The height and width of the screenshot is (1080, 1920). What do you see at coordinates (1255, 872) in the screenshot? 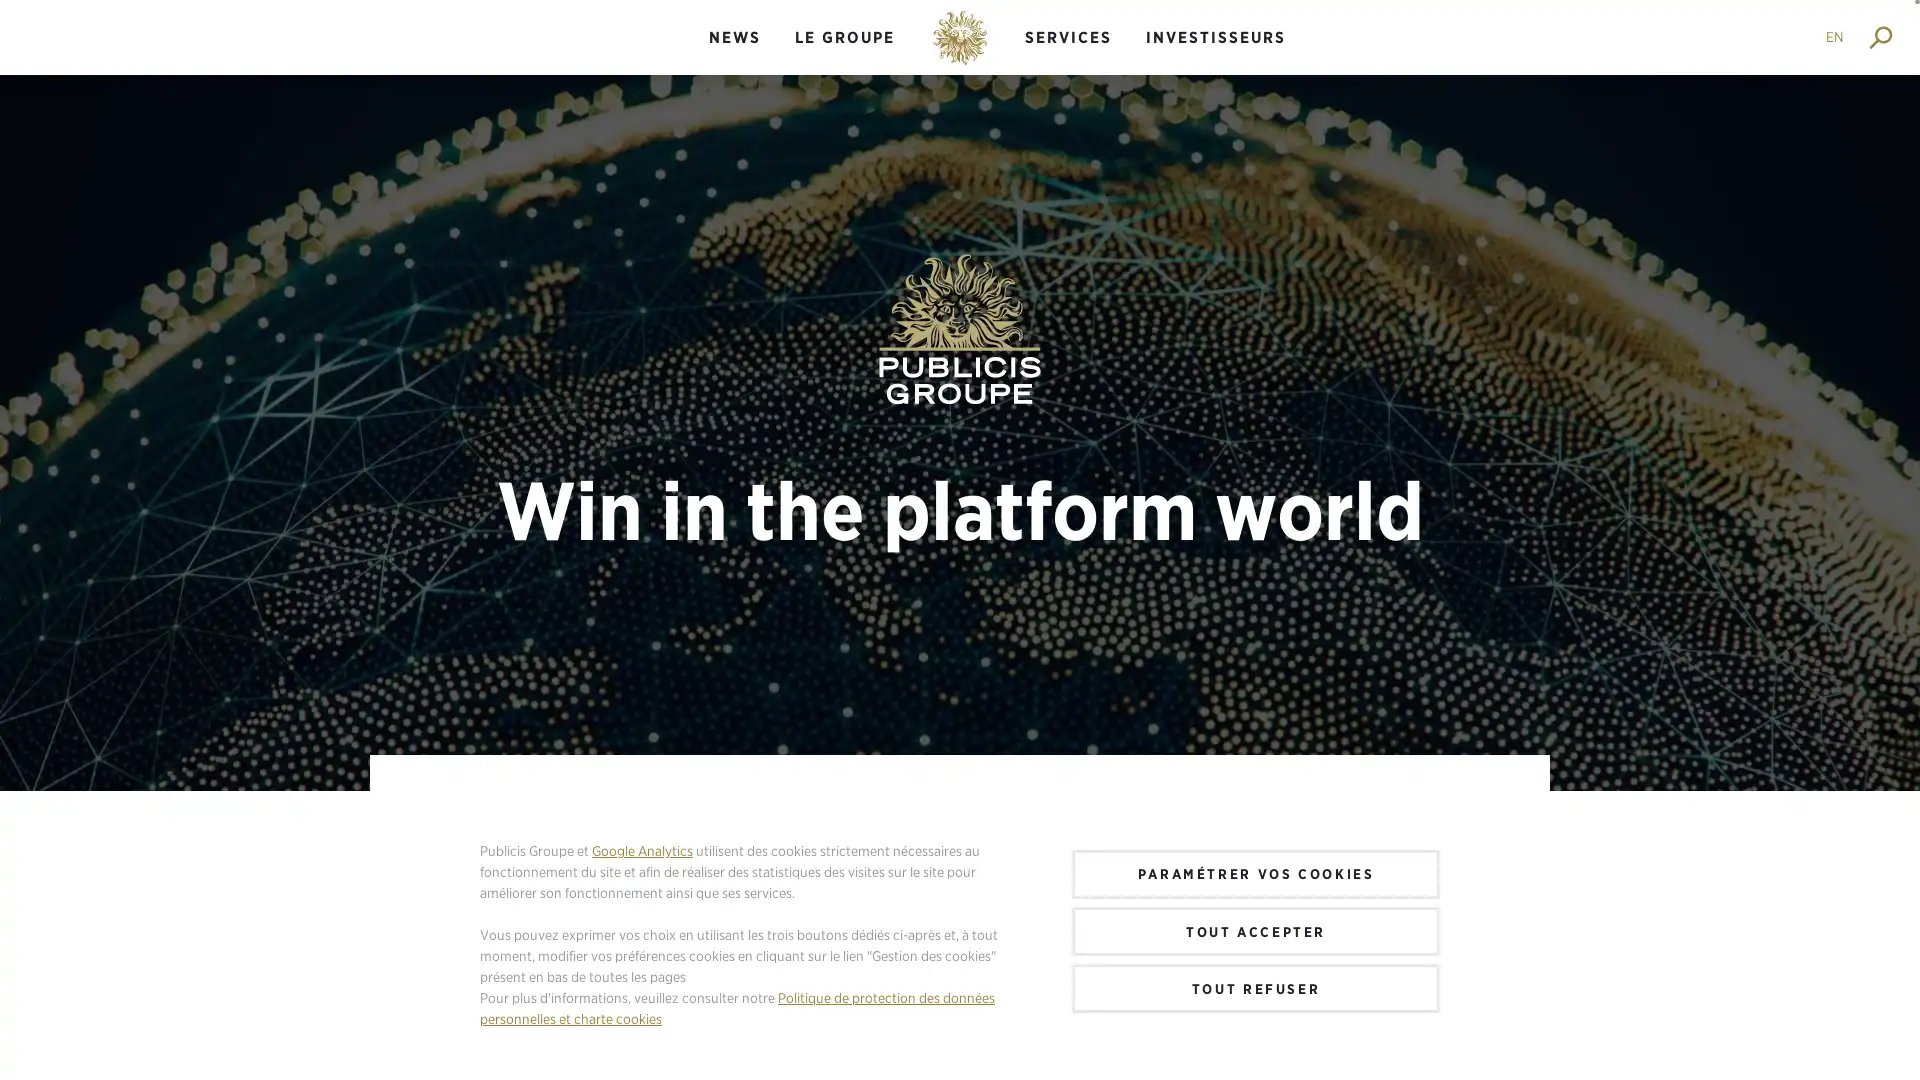
I see `PARAMETRER VOS COOKIES PARAMETRER VOS COOKIES` at bounding box center [1255, 872].